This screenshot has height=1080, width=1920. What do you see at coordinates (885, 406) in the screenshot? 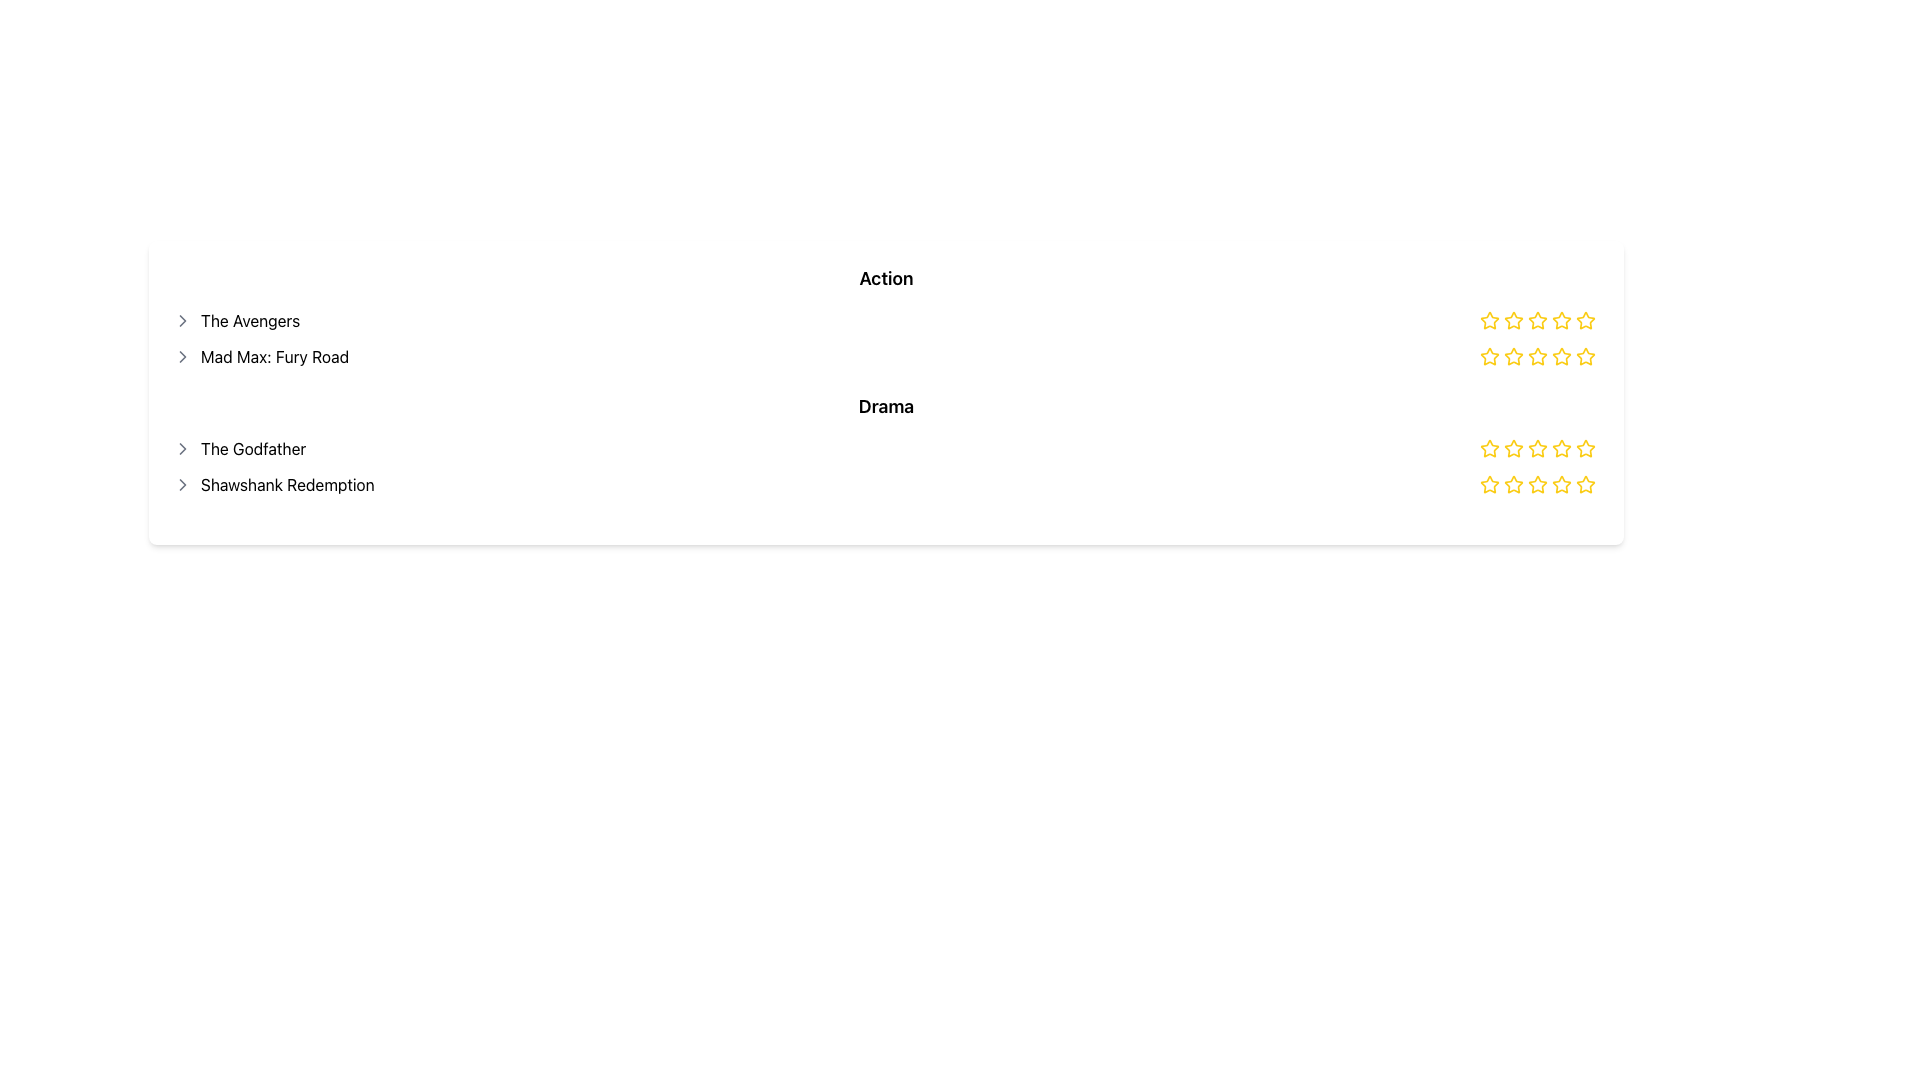
I see `text label that displays 'Drama', which is styled in bold and serves as a section heading for drama films` at bounding box center [885, 406].